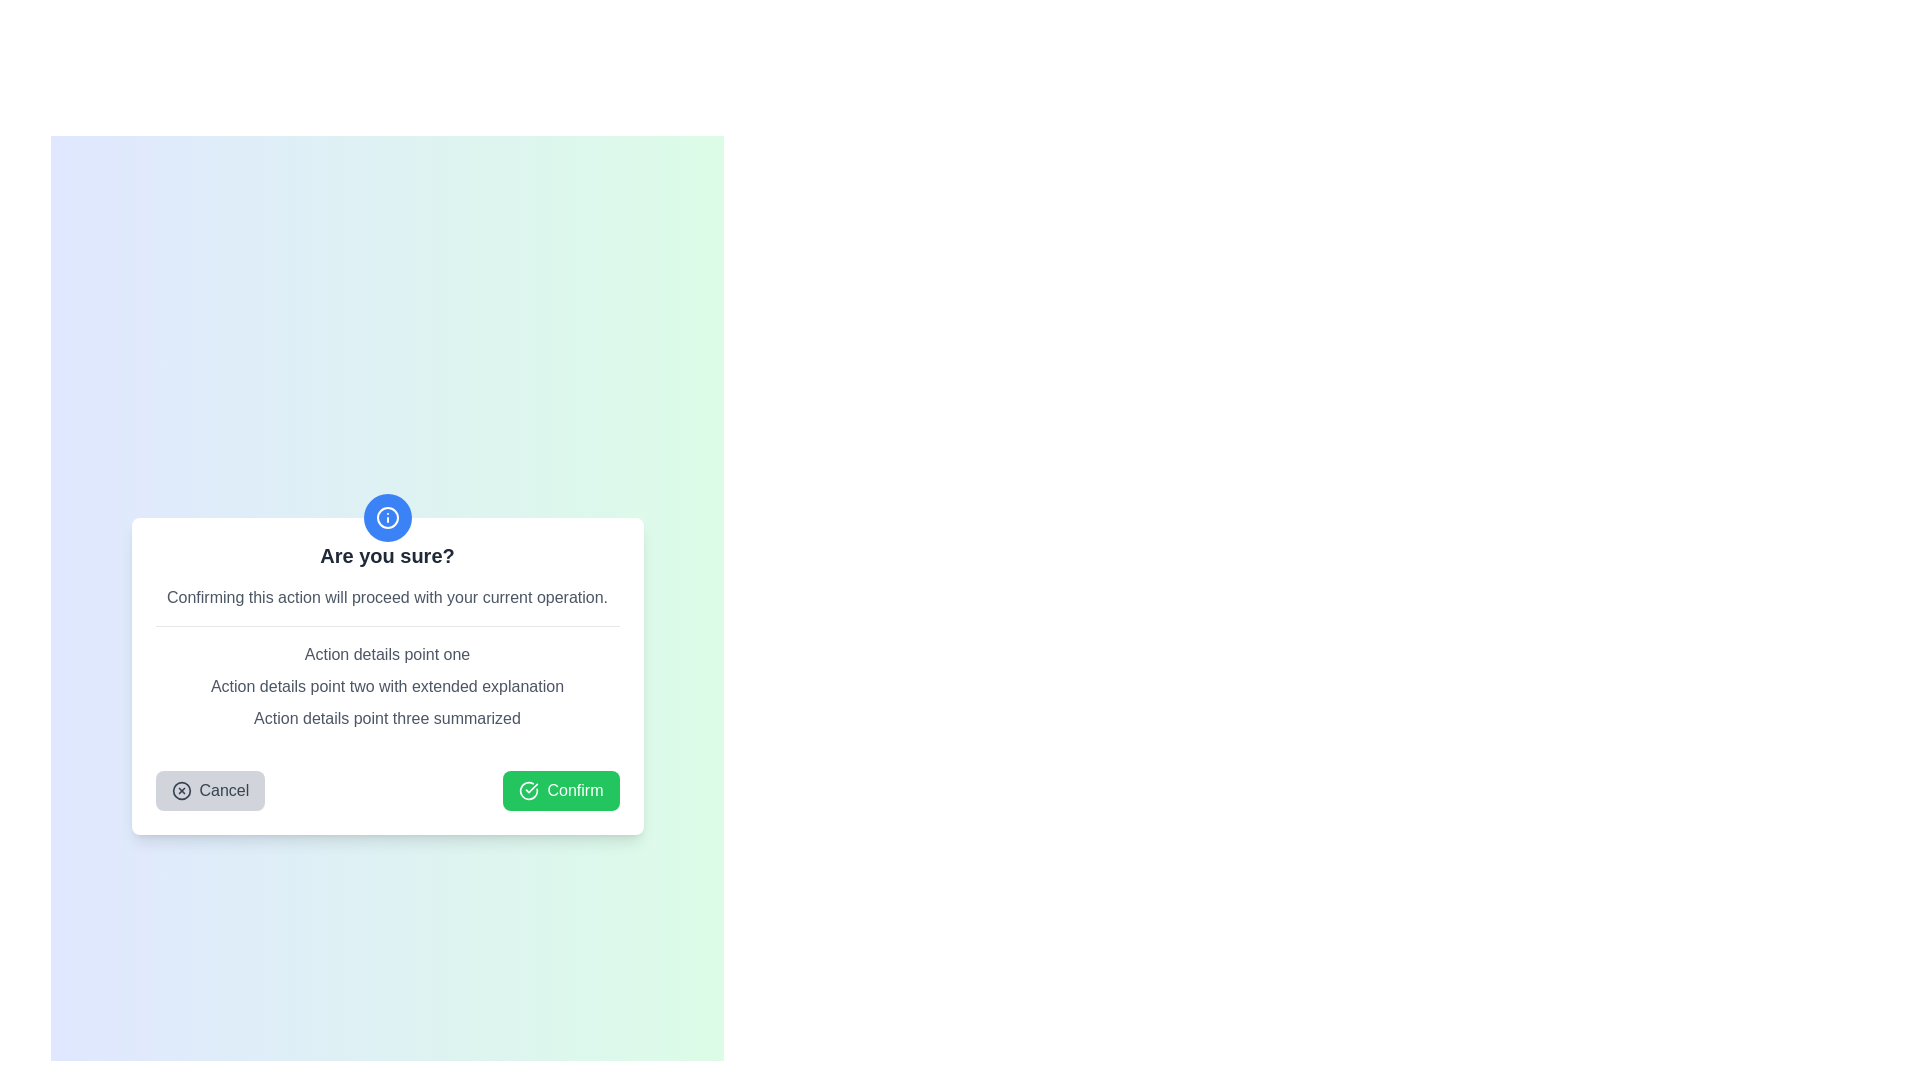 Image resolution: width=1920 pixels, height=1080 pixels. I want to click on the Static text label that summarizes a key point under the 'Are you sure?' header, which is the first in a vertical list of three text items, so click(387, 654).